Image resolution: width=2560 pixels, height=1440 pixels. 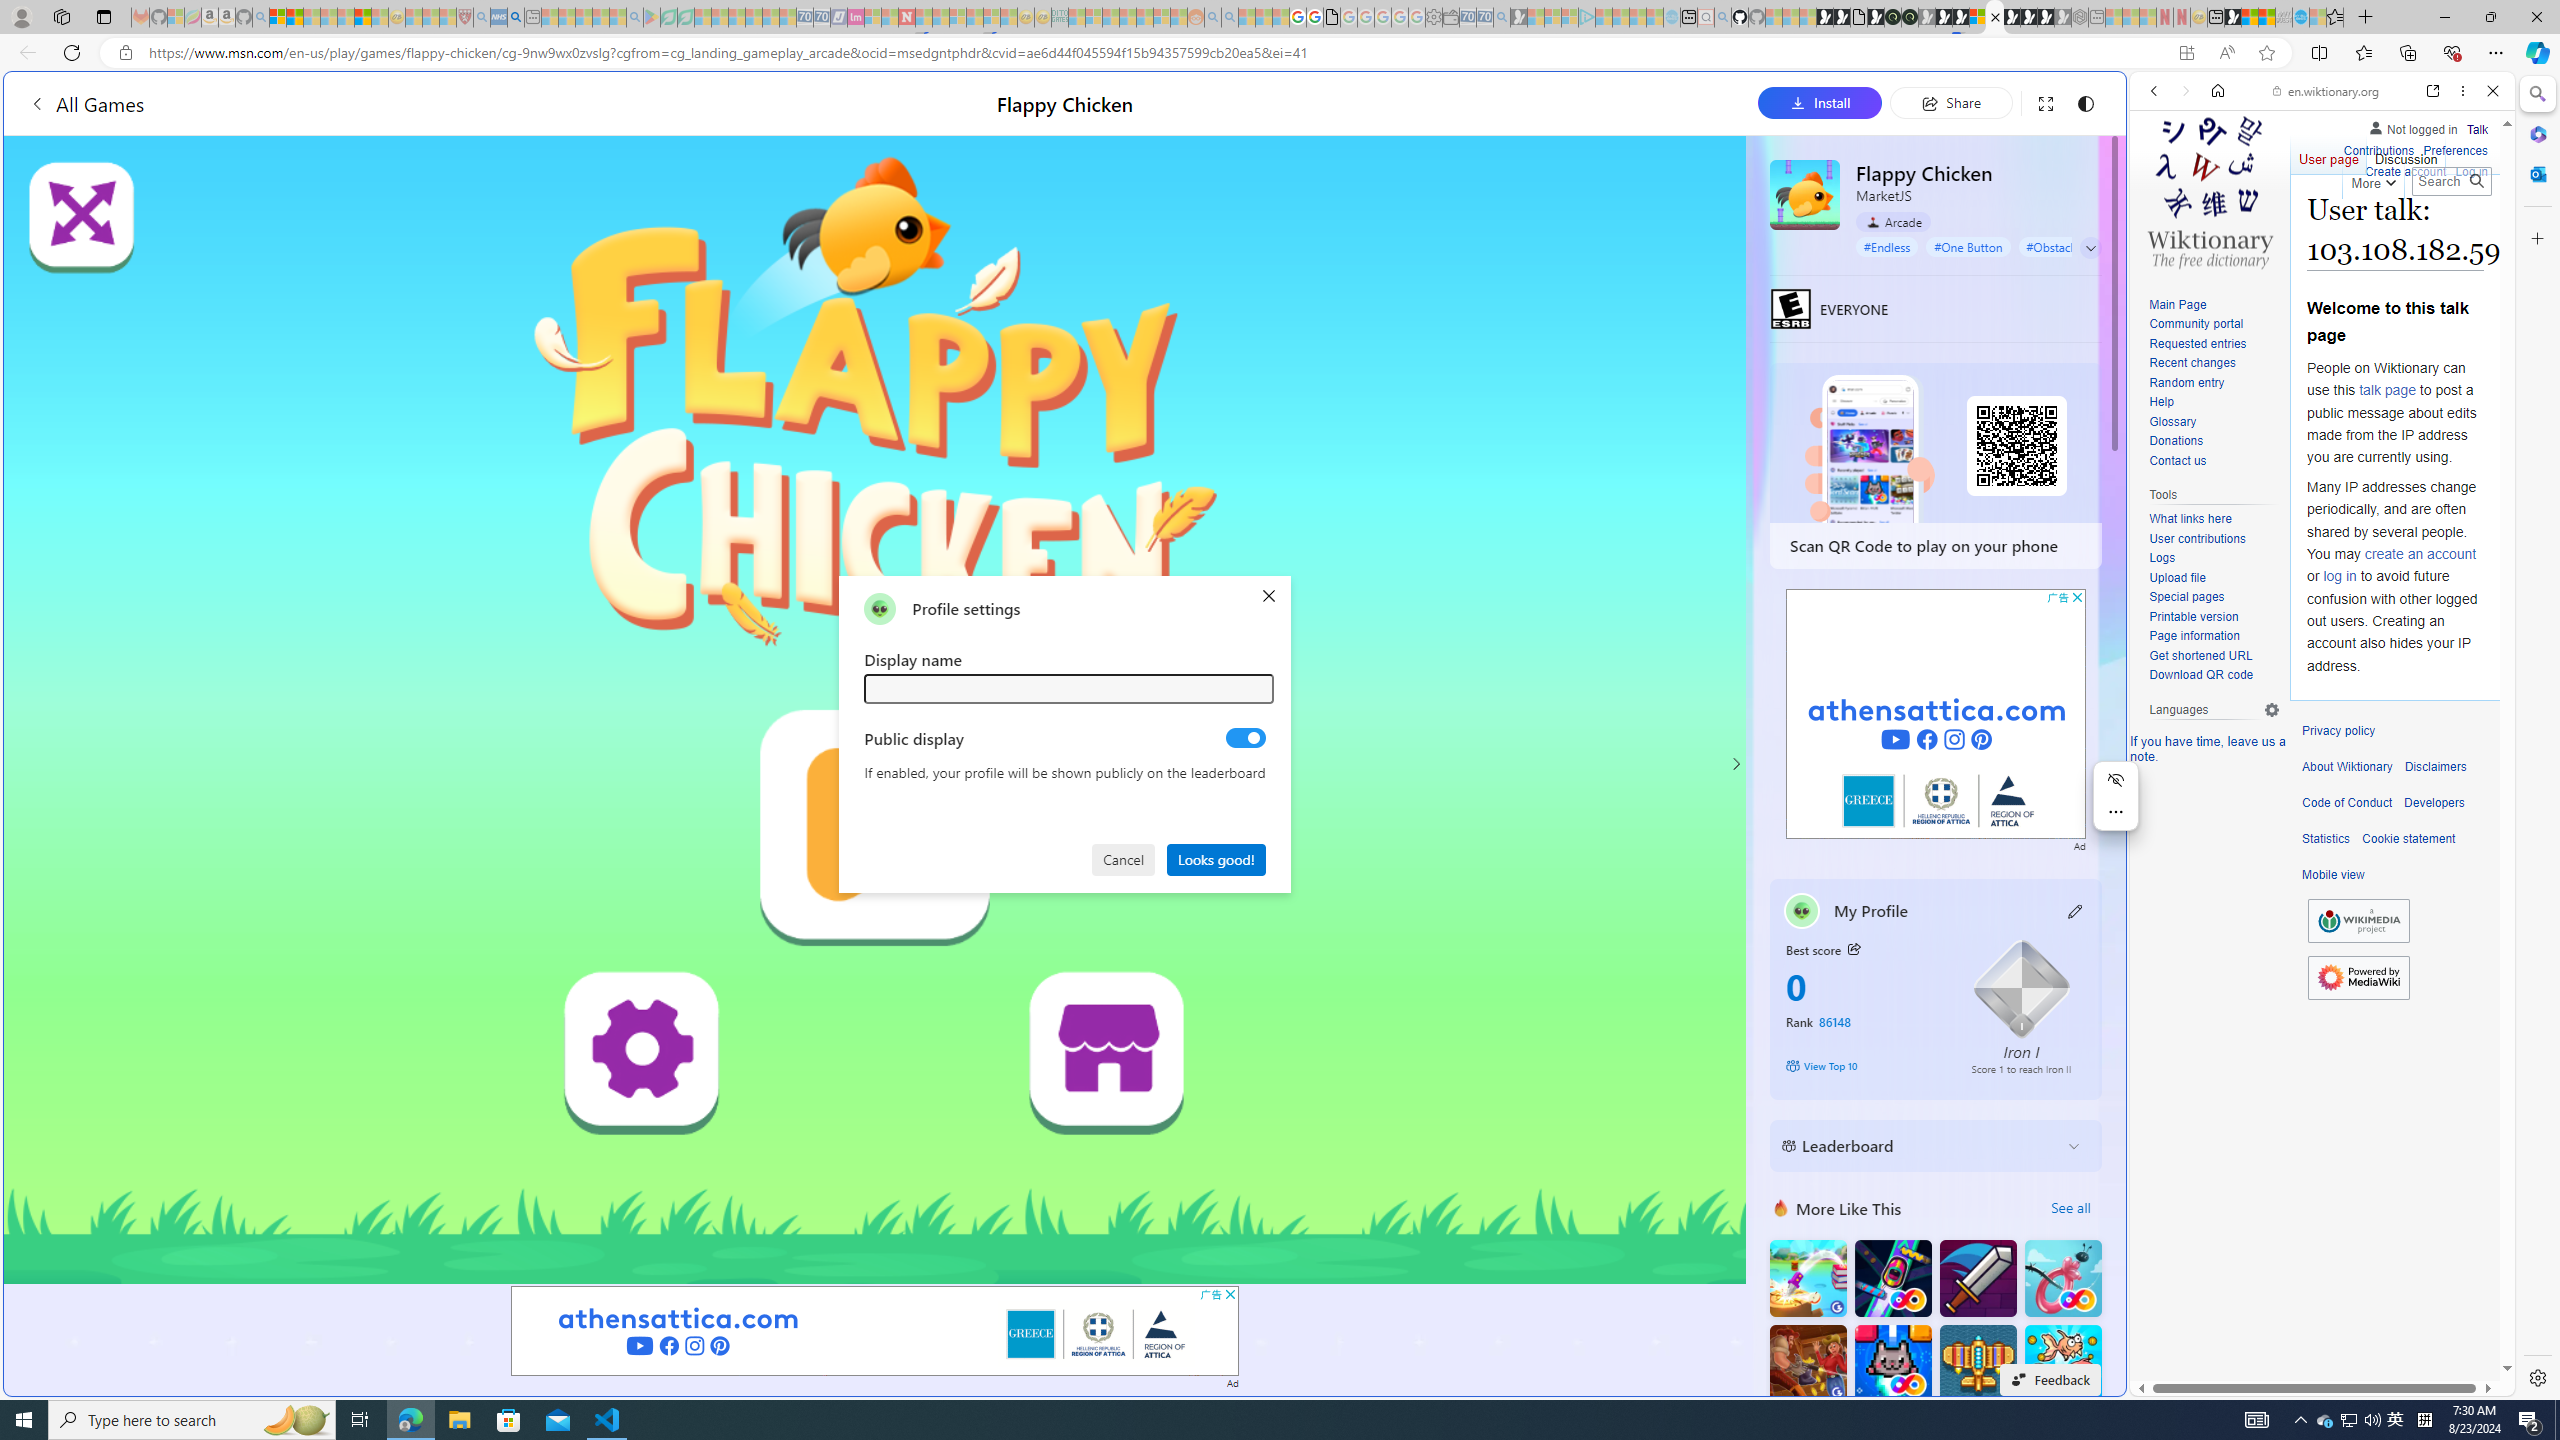 I want to click on 'User contributions', so click(x=2196, y=537).